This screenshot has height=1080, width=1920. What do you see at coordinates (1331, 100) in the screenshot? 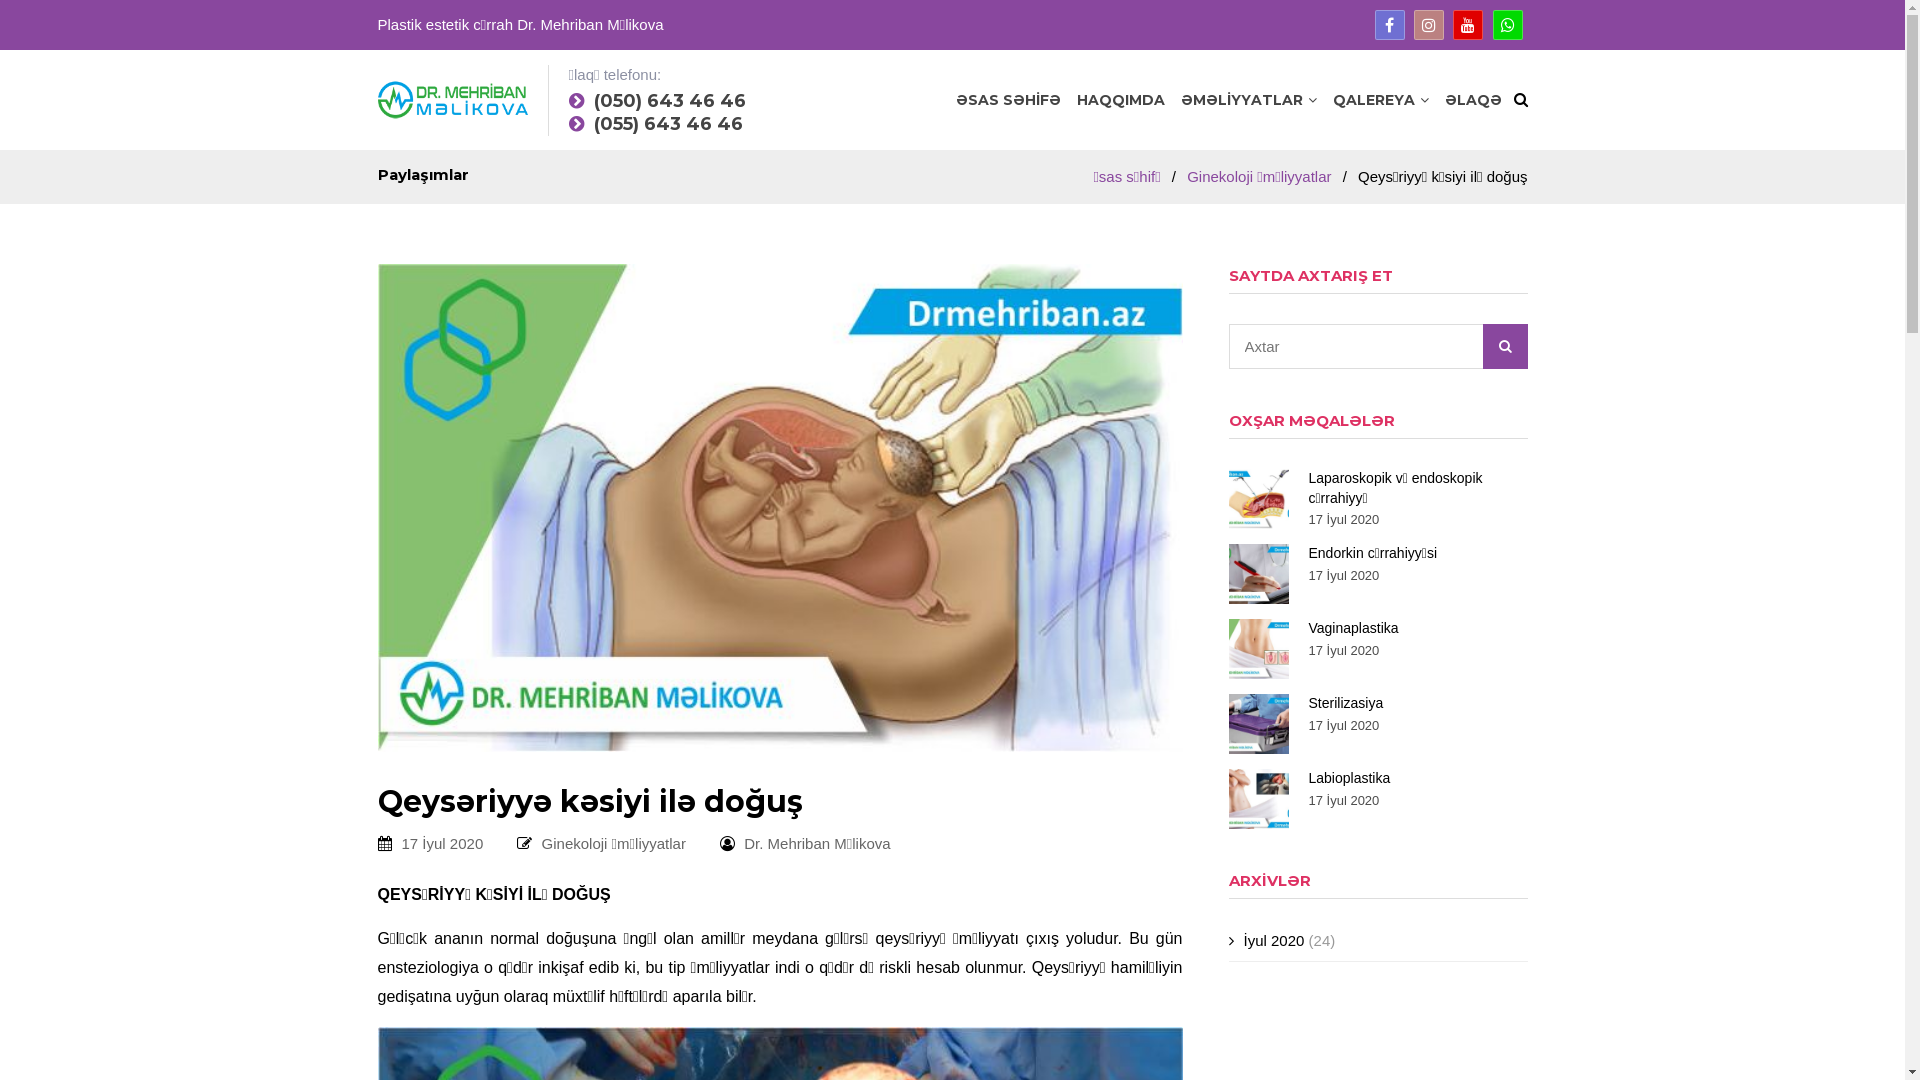
I see `'QALEREYA'` at bounding box center [1331, 100].